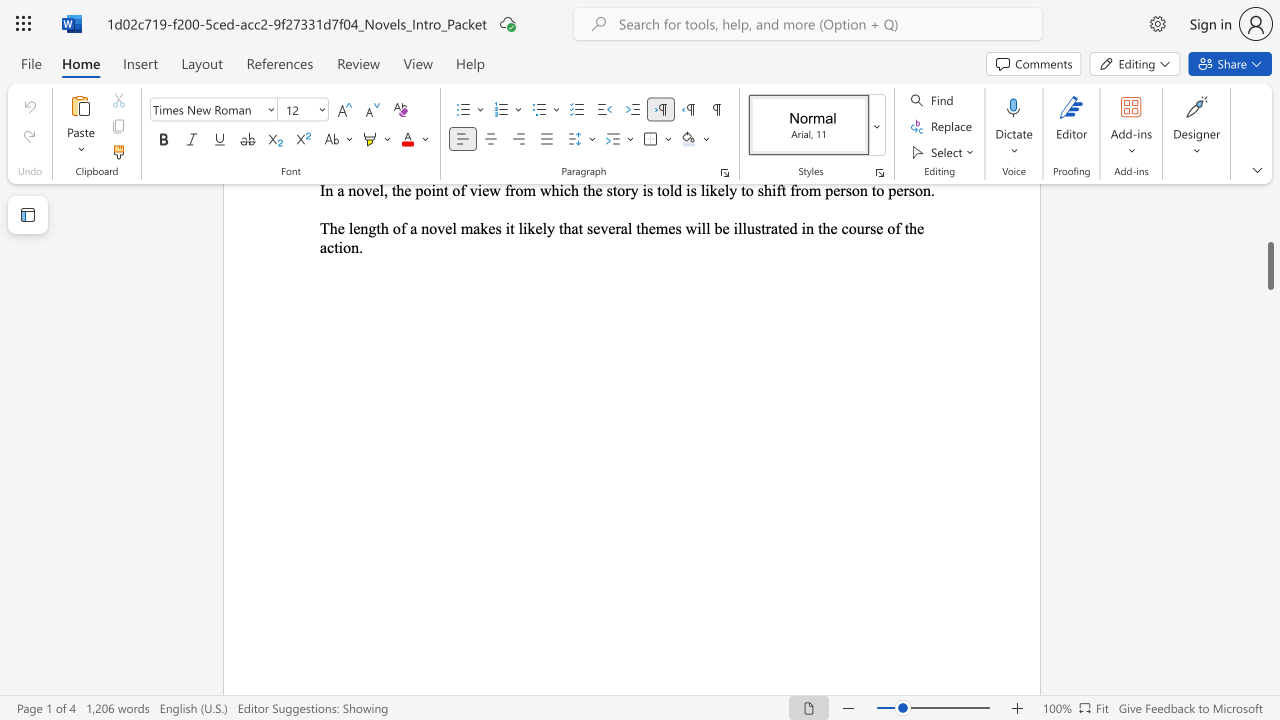  I want to click on the scrollbar and move down 560 pixels, so click(1269, 265).